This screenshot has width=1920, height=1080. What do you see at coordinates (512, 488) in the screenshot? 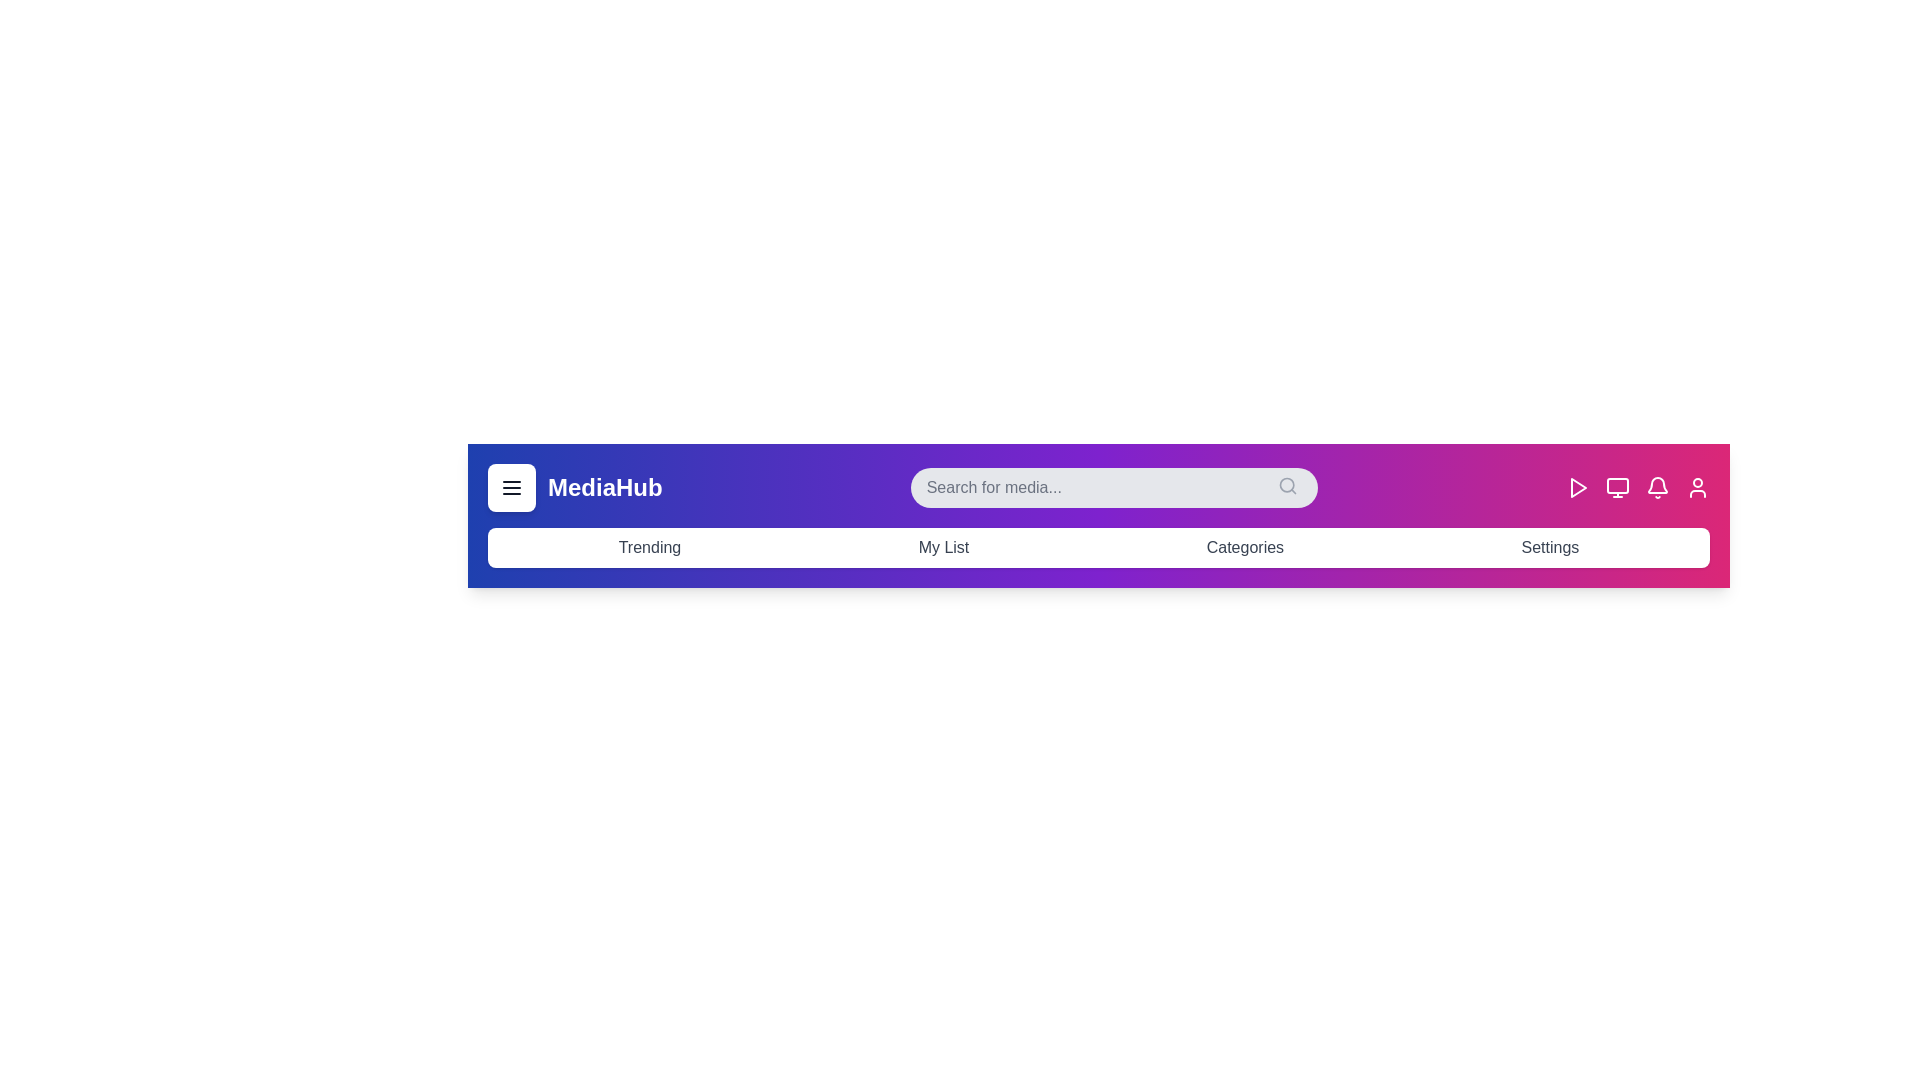
I see `the menu button to toggle the visibility of the navigation menu` at bounding box center [512, 488].